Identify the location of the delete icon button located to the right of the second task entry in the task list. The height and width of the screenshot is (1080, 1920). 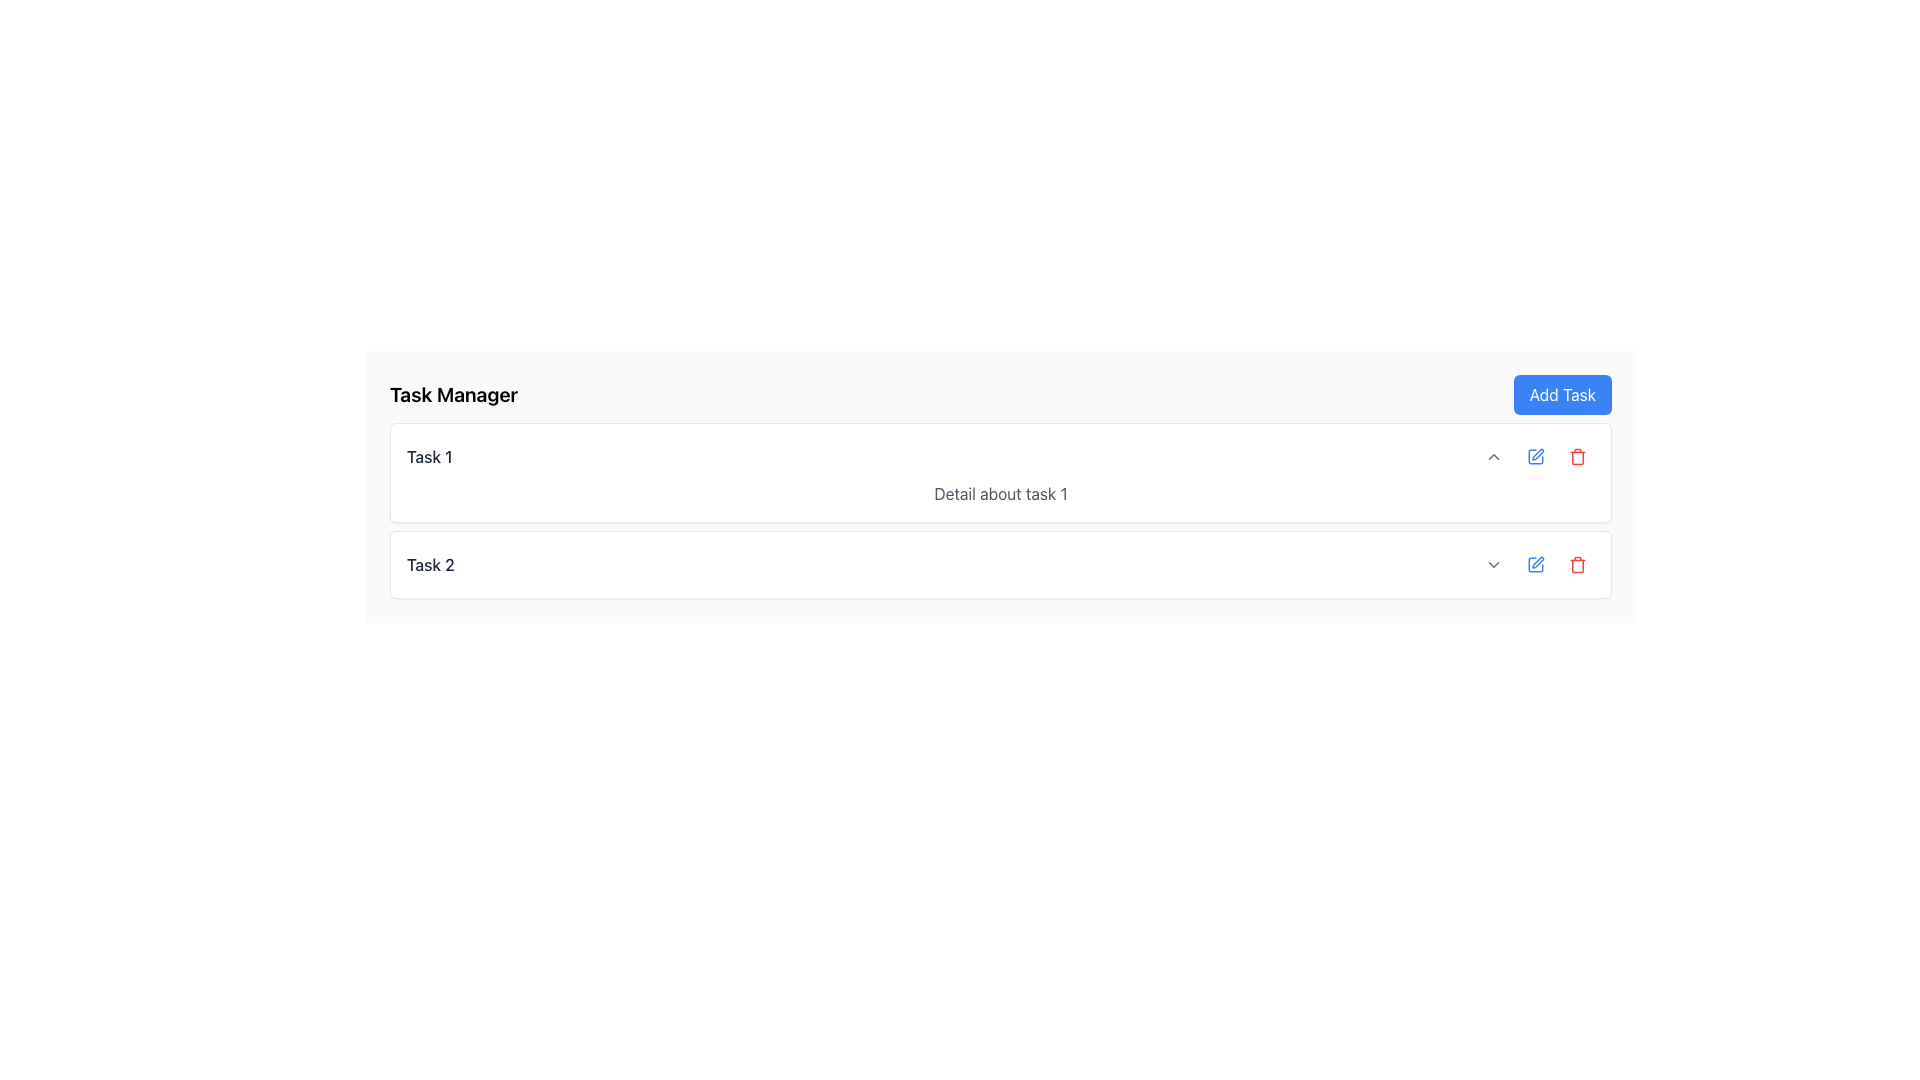
(1577, 564).